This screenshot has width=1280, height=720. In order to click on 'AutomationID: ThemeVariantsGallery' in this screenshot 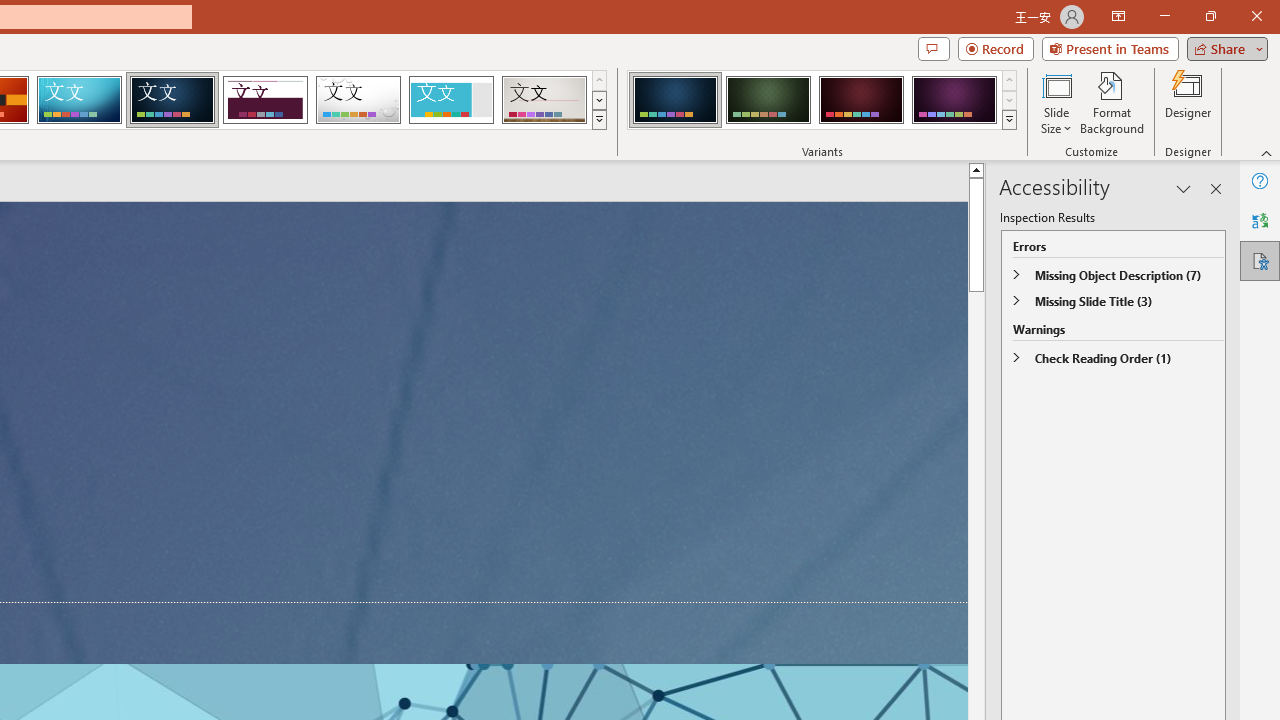, I will do `click(823, 100)`.